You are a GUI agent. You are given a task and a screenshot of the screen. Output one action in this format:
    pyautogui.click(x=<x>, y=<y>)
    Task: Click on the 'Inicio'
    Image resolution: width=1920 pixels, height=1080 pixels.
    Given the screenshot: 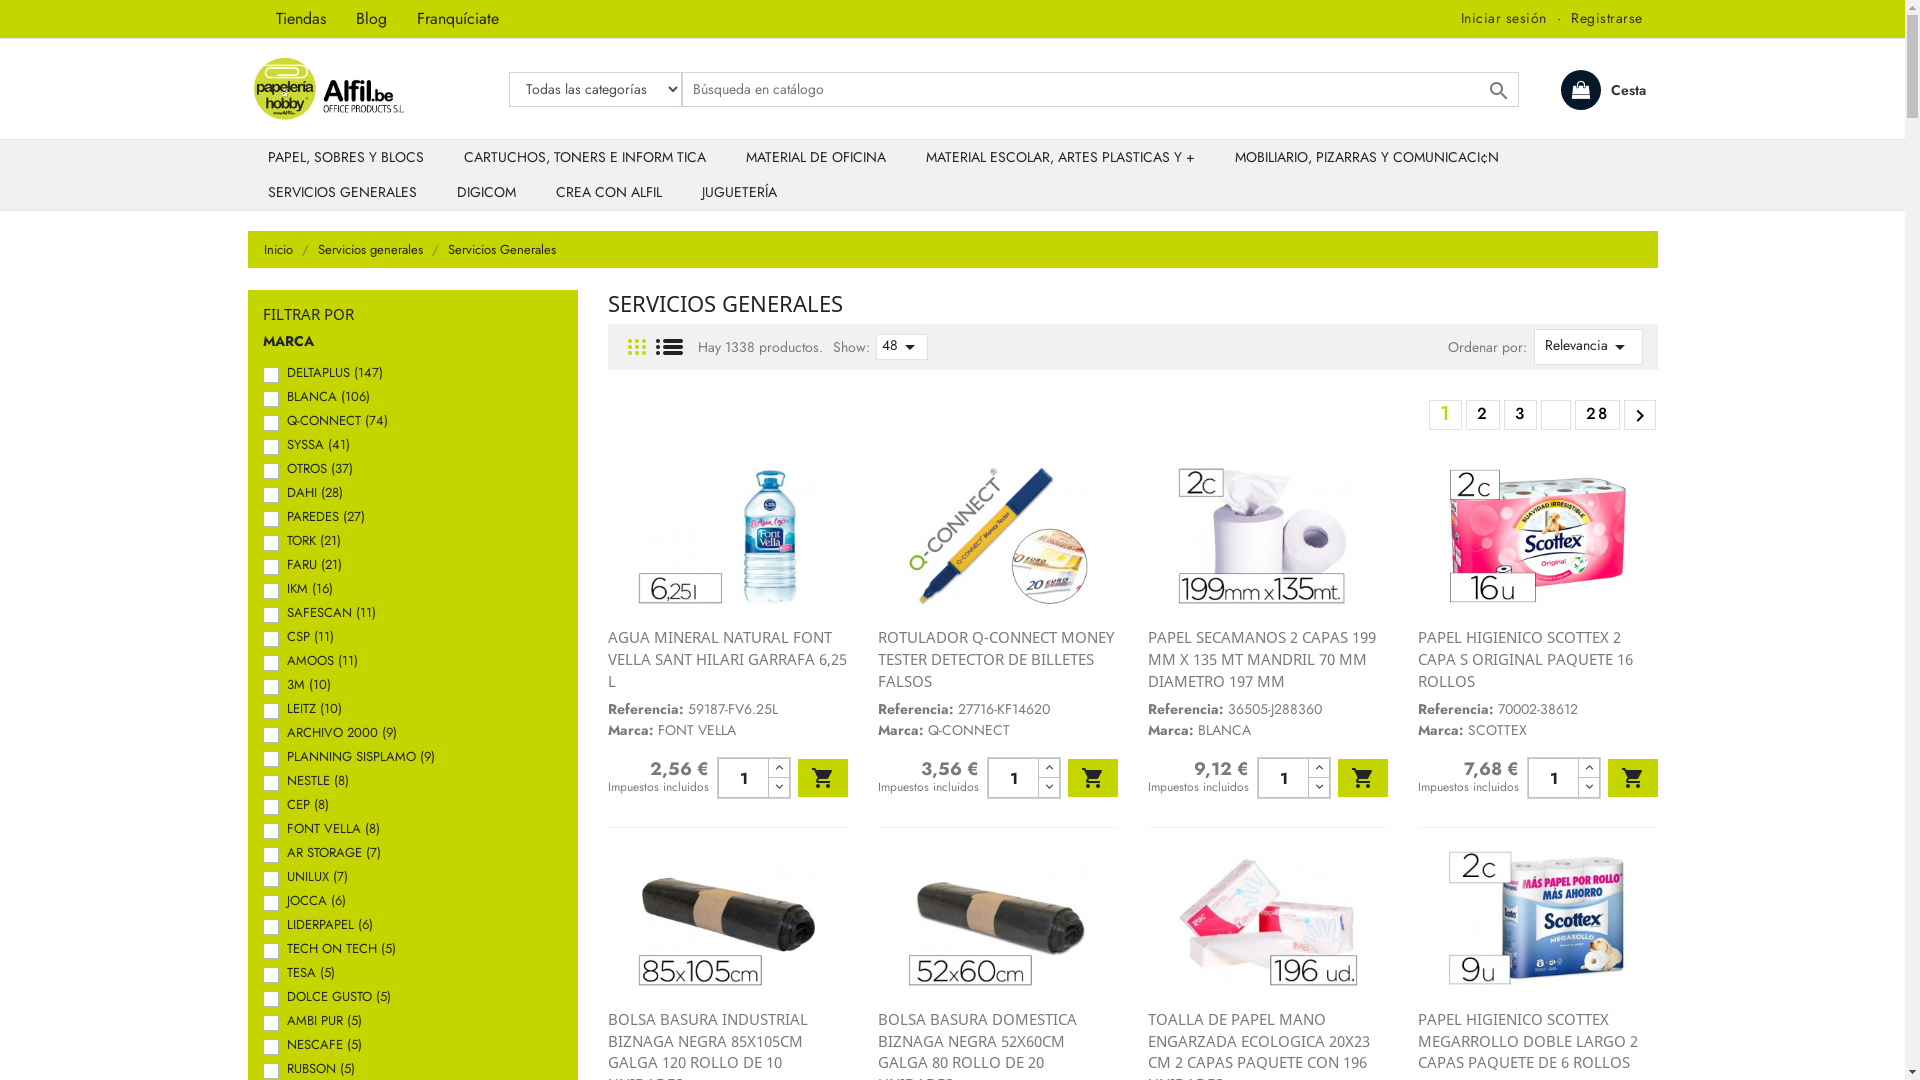 What is the action you would take?
    pyautogui.click(x=263, y=248)
    